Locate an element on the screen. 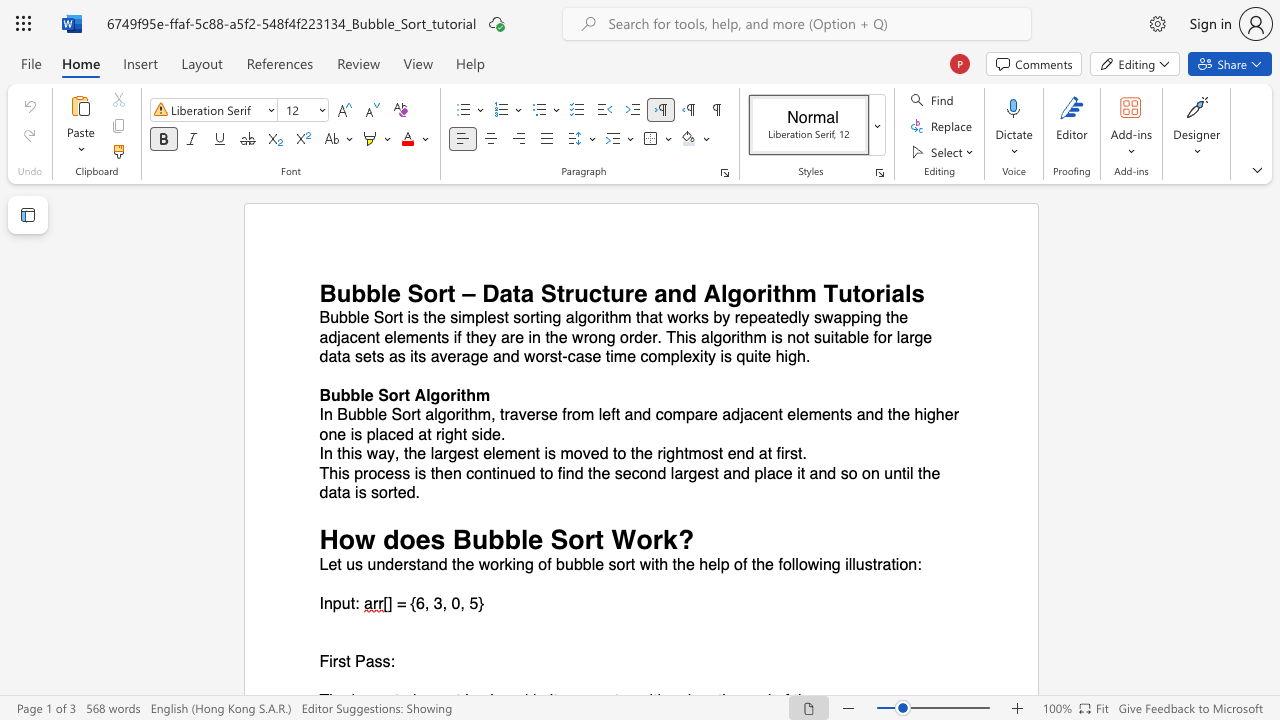 This screenshot has width=1280, height=720. the space between the continuous character "u" and "b" in the text is located at coordinates (572, 565).